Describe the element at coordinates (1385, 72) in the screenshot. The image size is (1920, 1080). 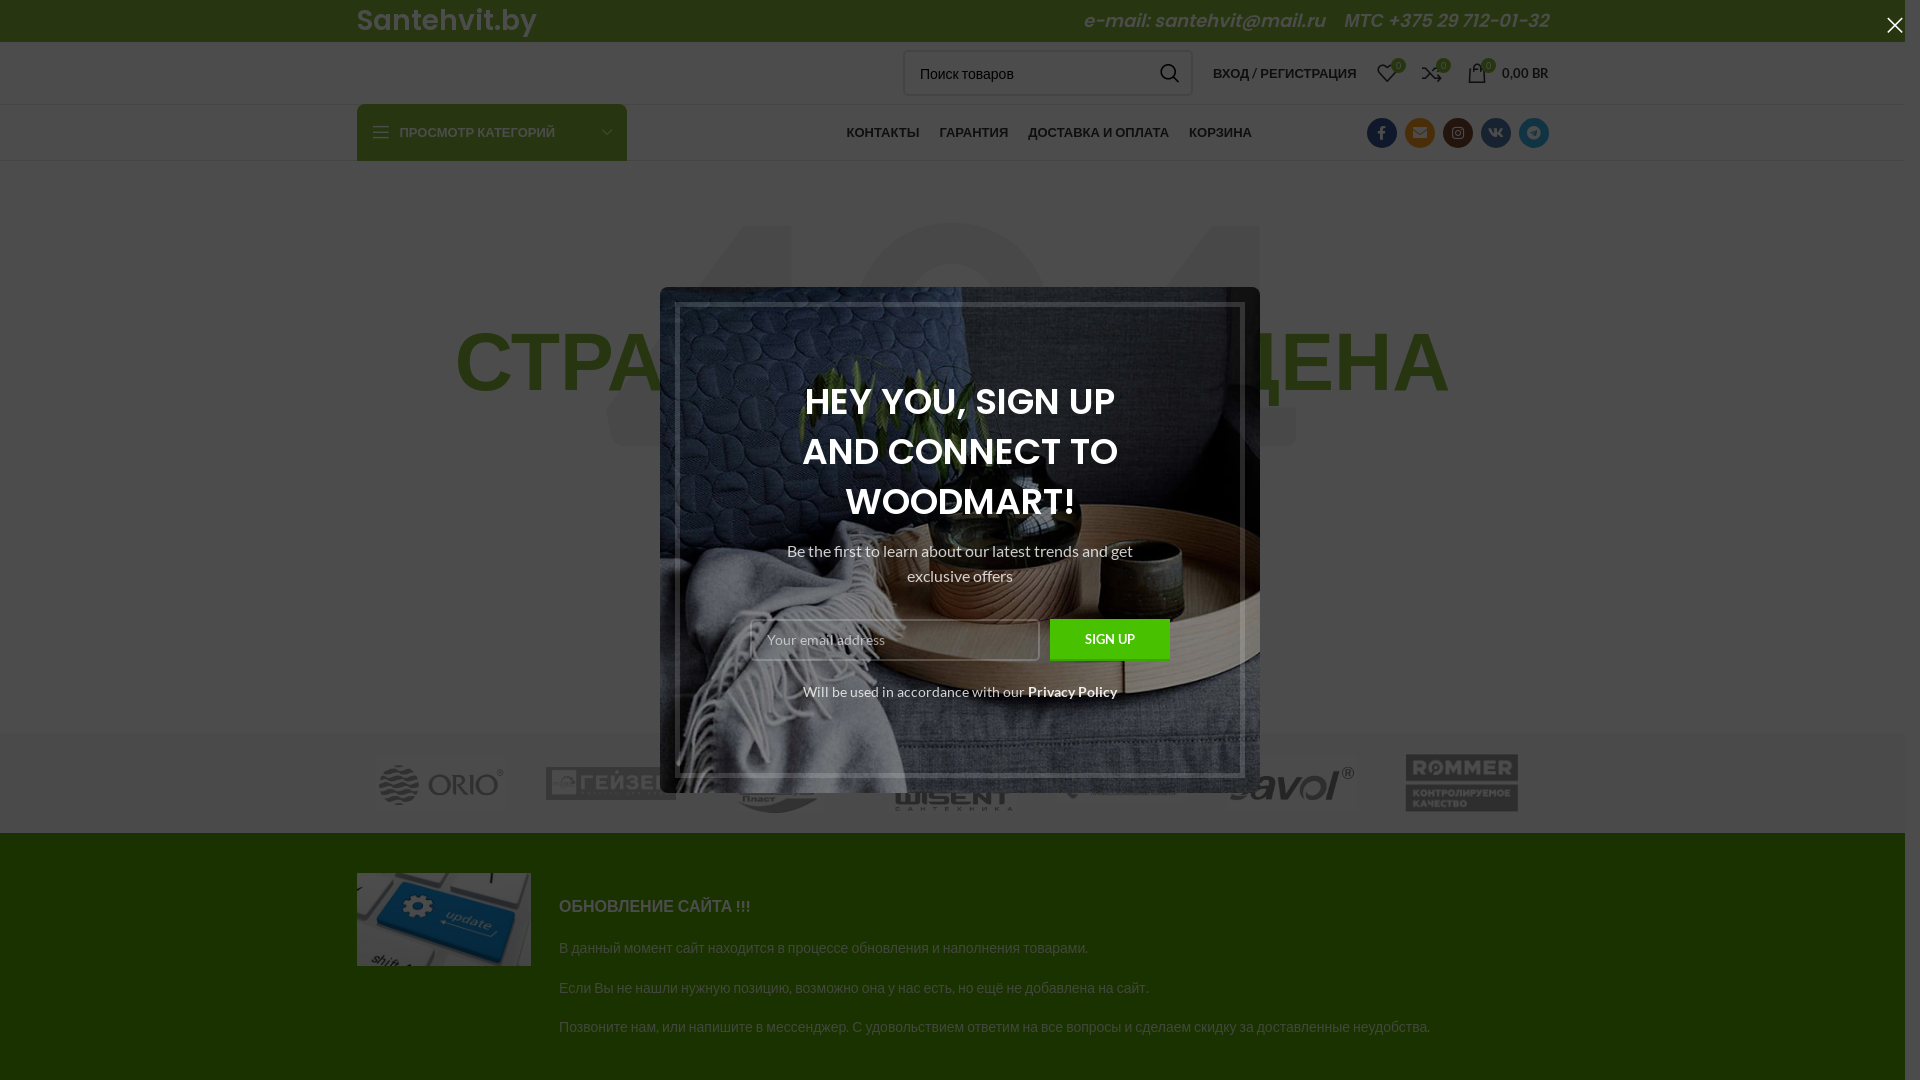
I see `'0'` at that location.